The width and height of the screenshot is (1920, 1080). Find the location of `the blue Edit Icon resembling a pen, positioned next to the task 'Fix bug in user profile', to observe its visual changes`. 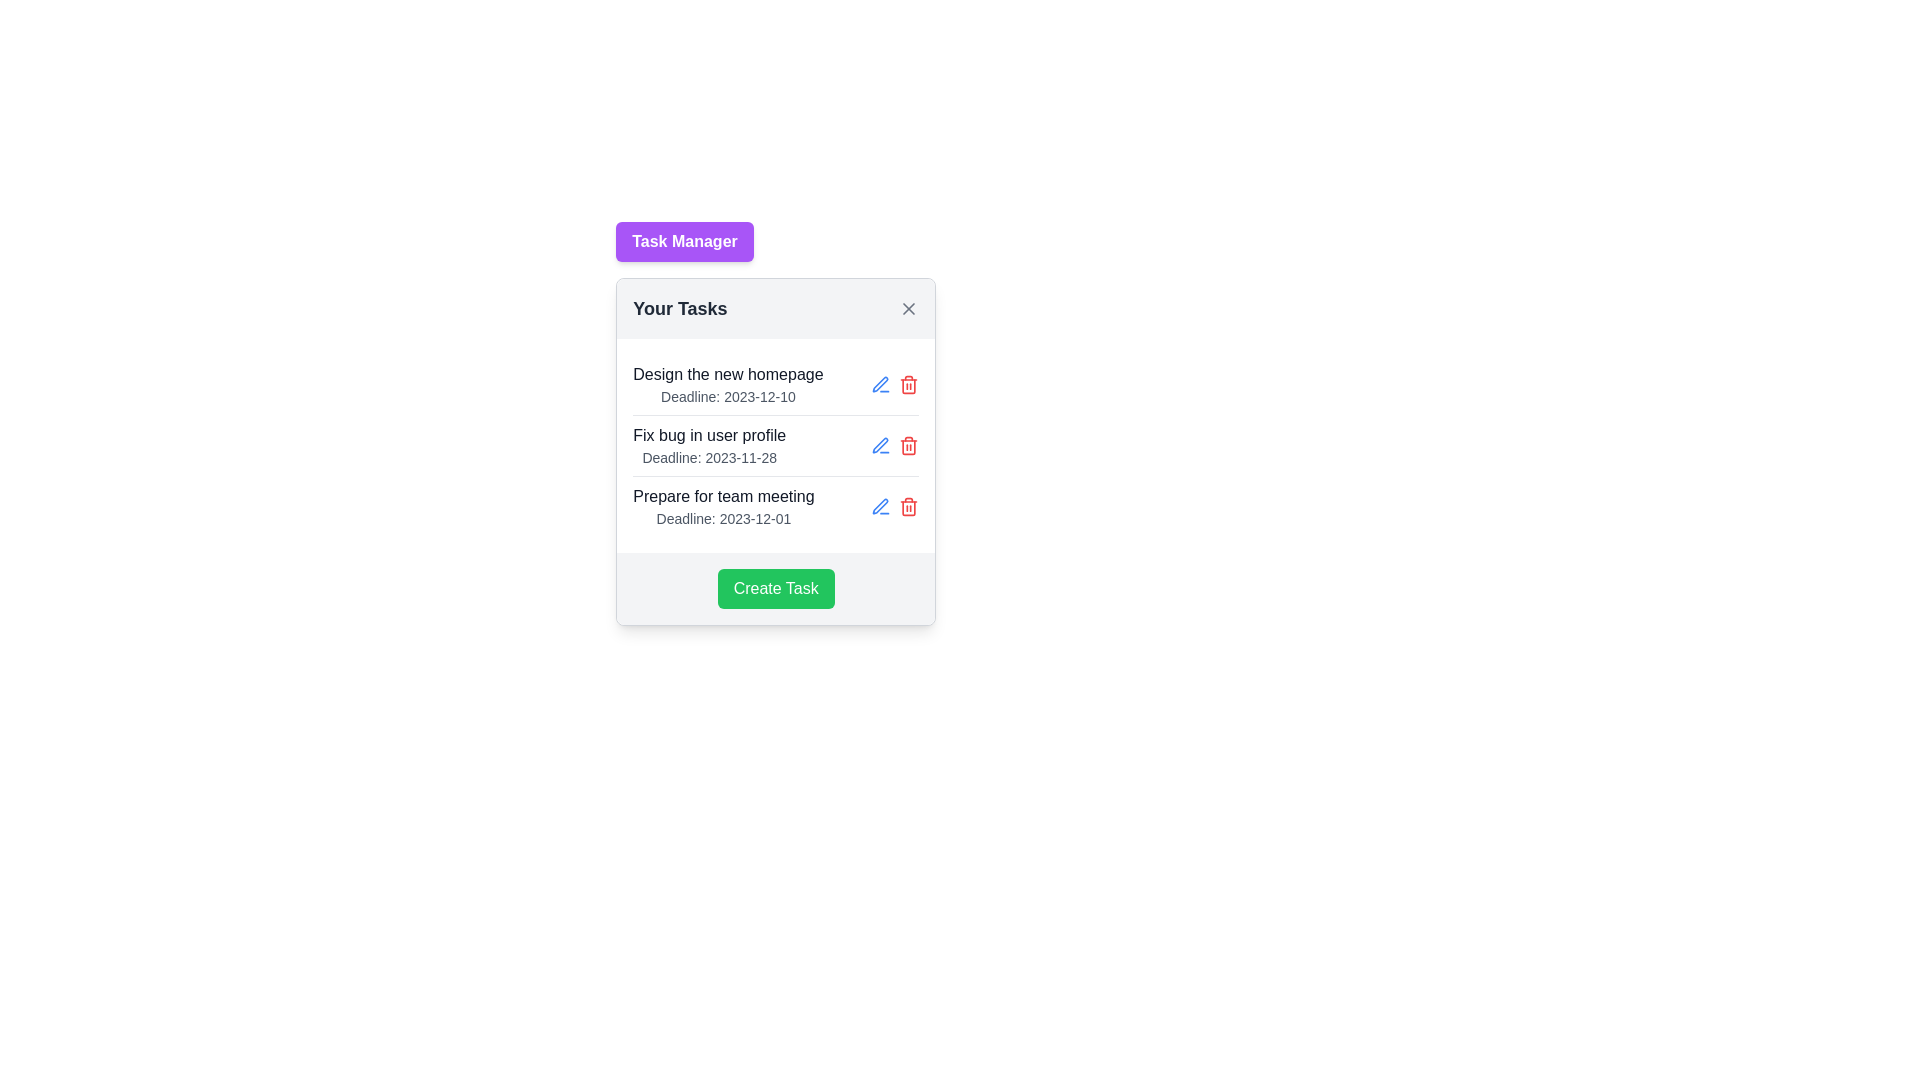

the blue Edit Icon resembling a pen, positioned next to the task 'Fix bug in user profile', to observe its visual changes is located at coordinates (880, 445).